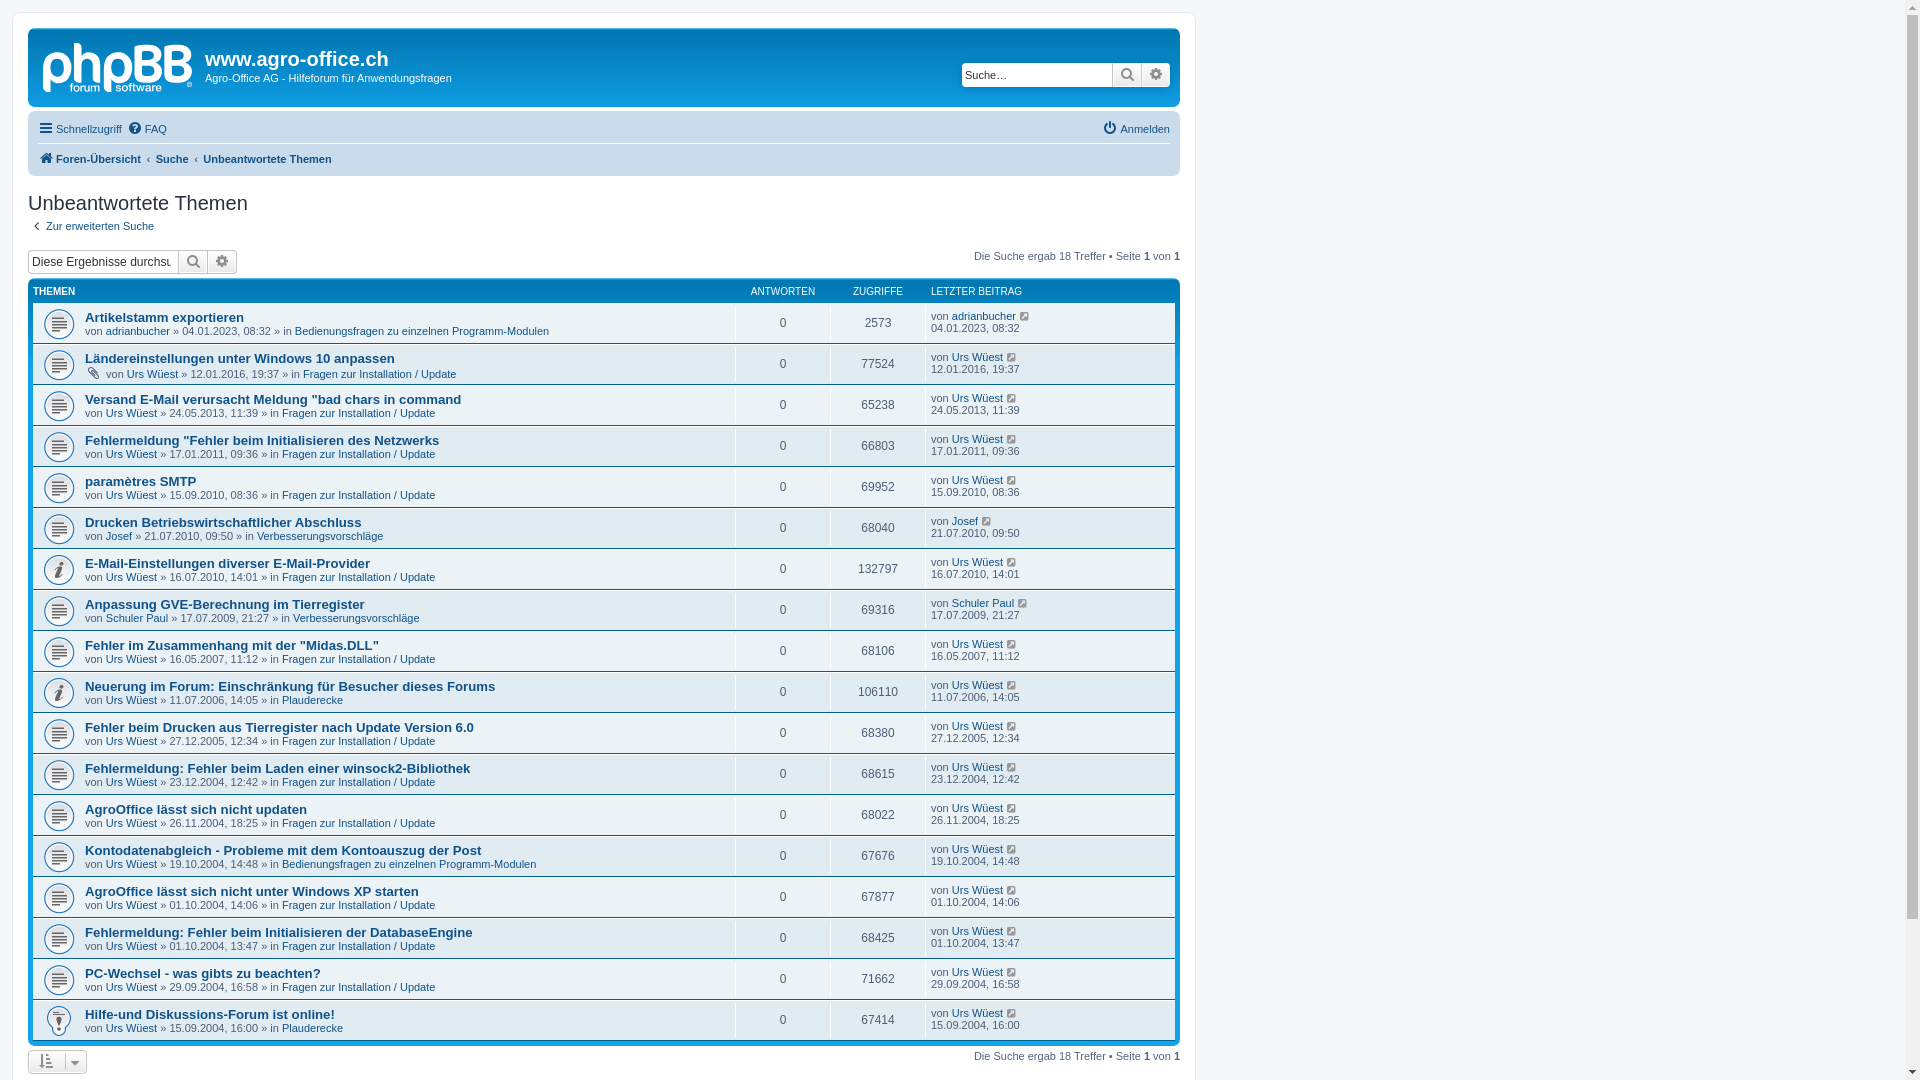  What do you see at coordinates (1012, 562) in the screenshot?
I see `'Gehe zum letzten Beitrag'` at bounding box center [1012, 562].